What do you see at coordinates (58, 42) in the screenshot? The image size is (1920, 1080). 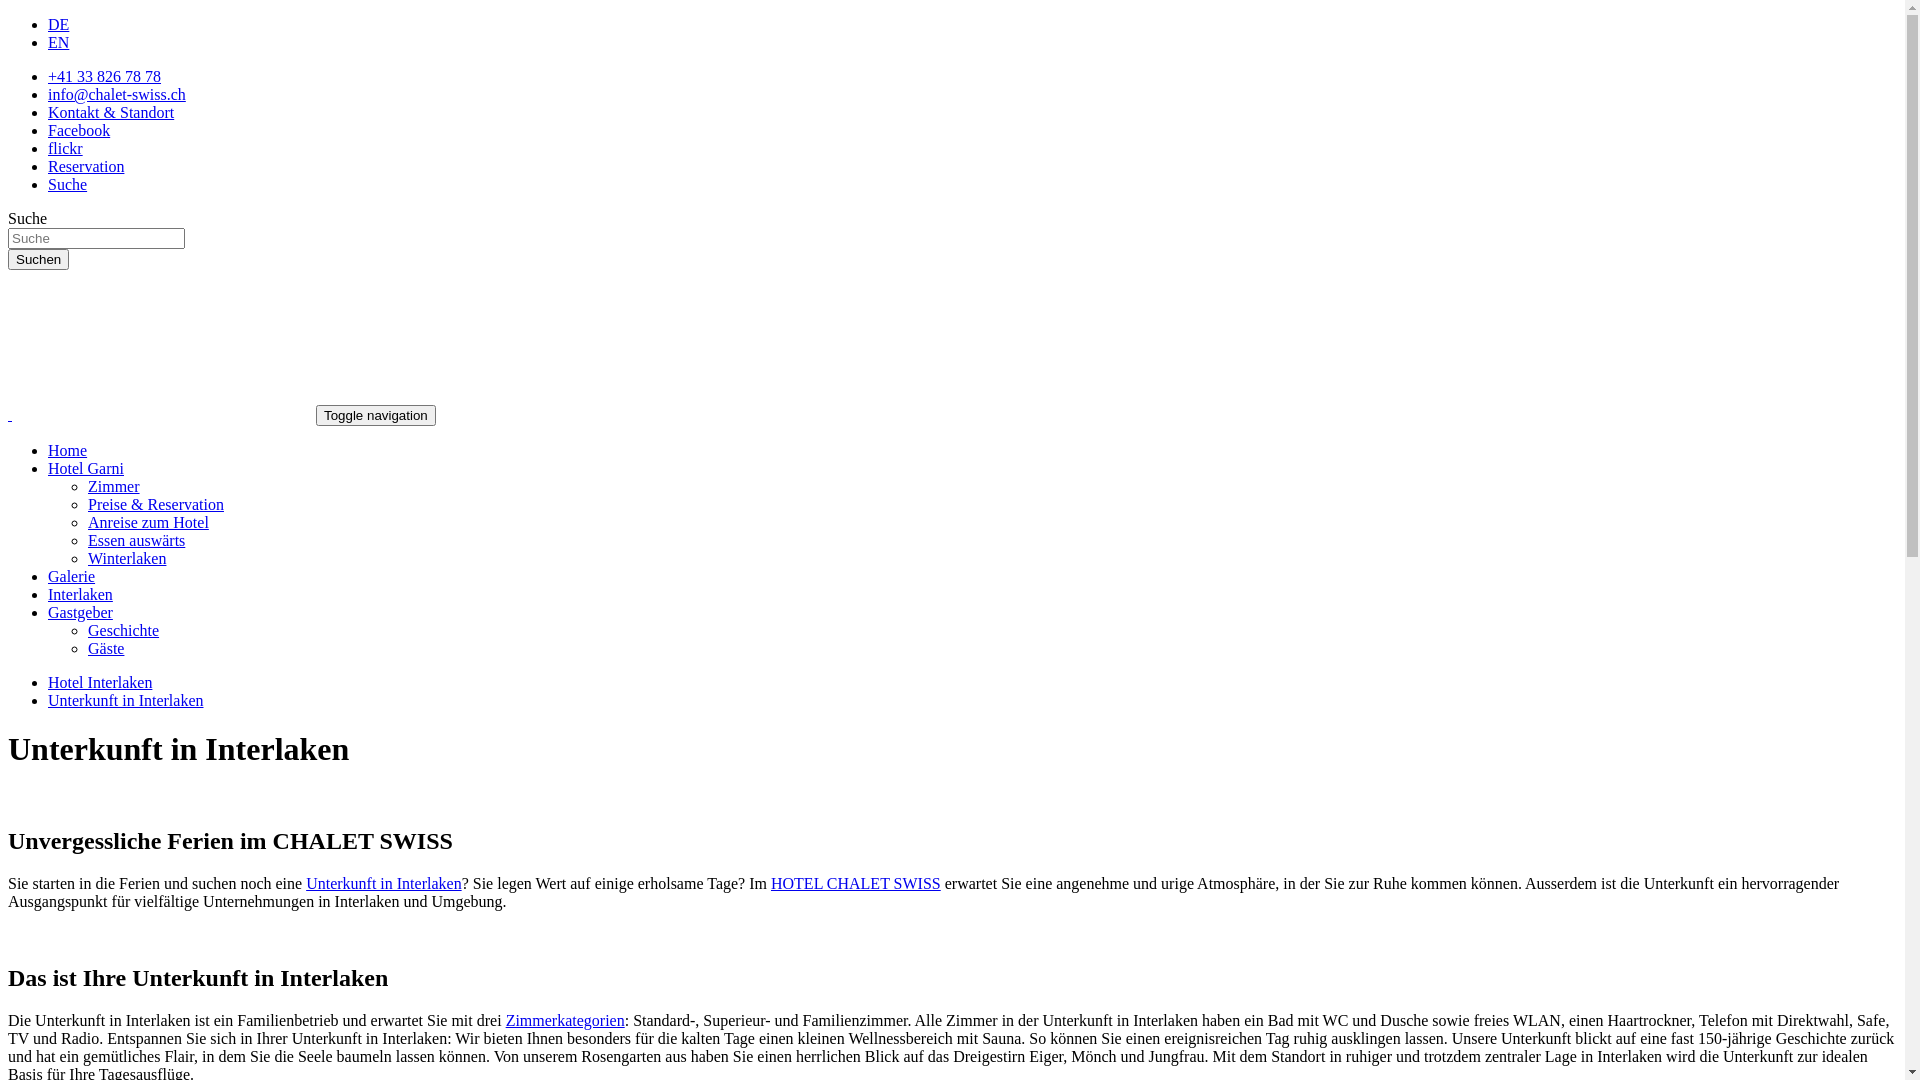 I see `'EN'` at bounding box center [58, 42].